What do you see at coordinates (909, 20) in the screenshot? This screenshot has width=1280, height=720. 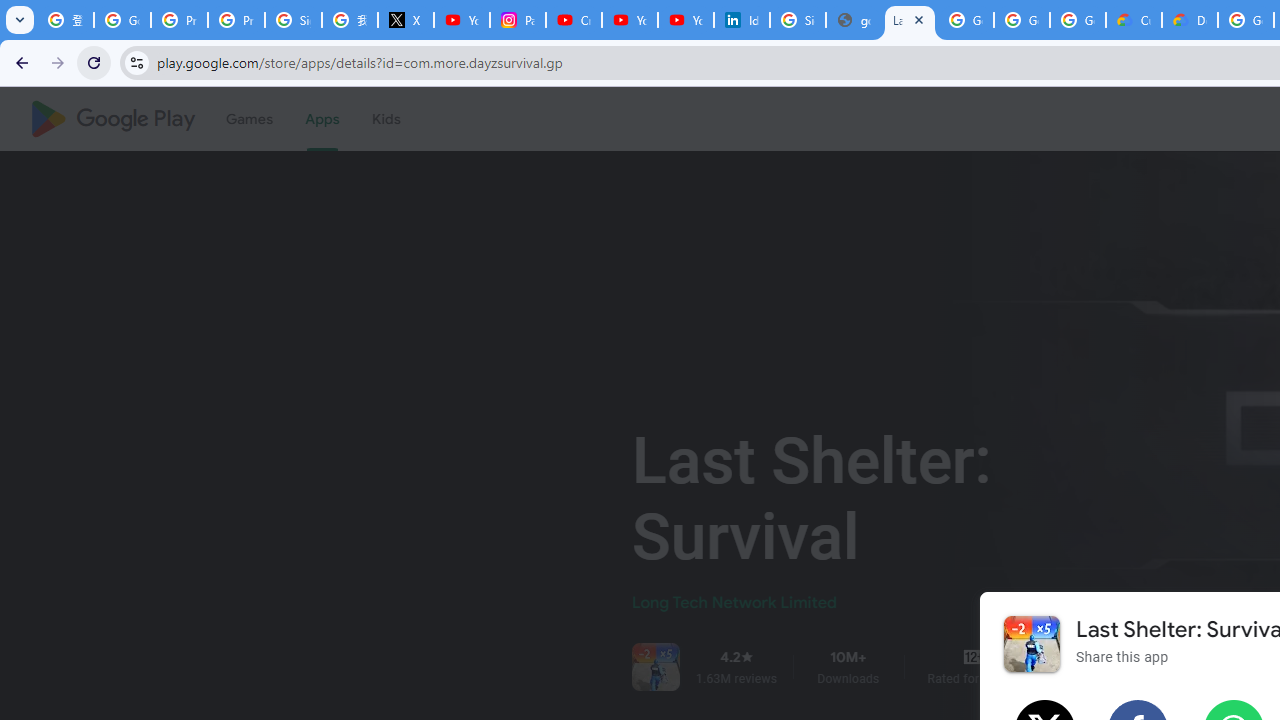 I see `'Last Shelter: Survival - Apps on Google Play'` at bounding box center [909, 20].